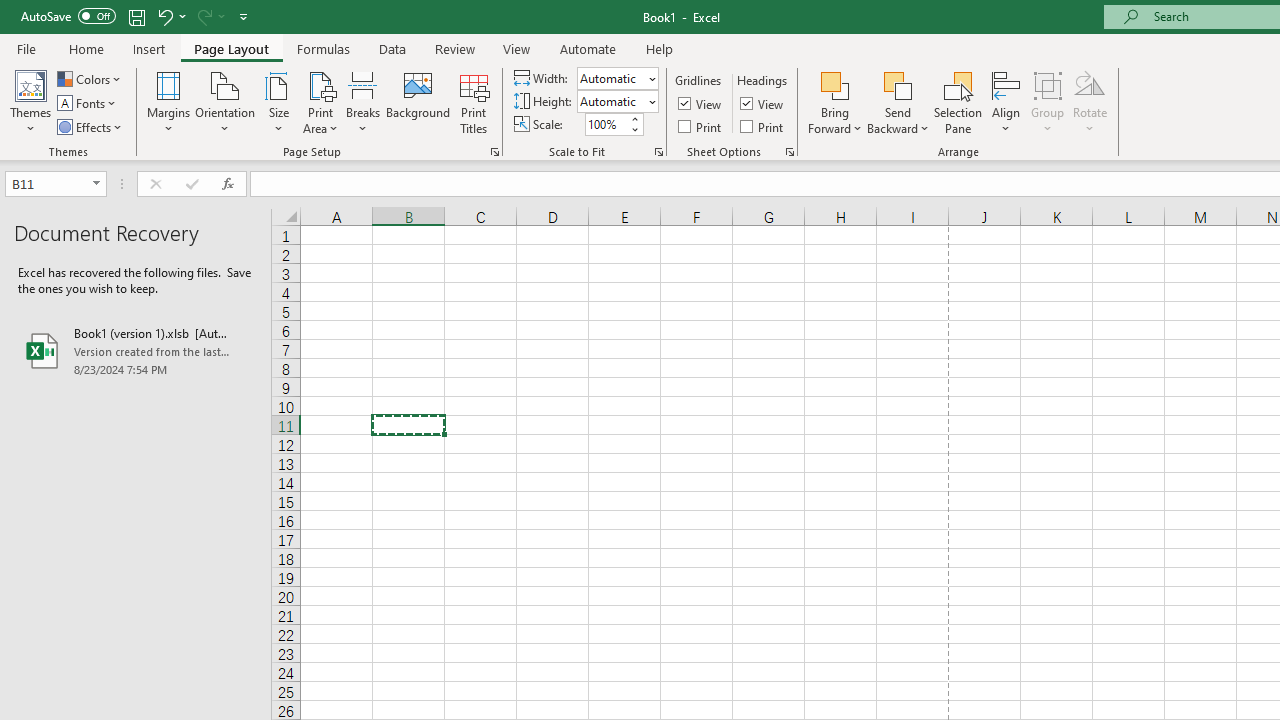 Image resolution: width=1280 pixels, height=720 pixels. I want to click on 'Margins', so click(168, 103).